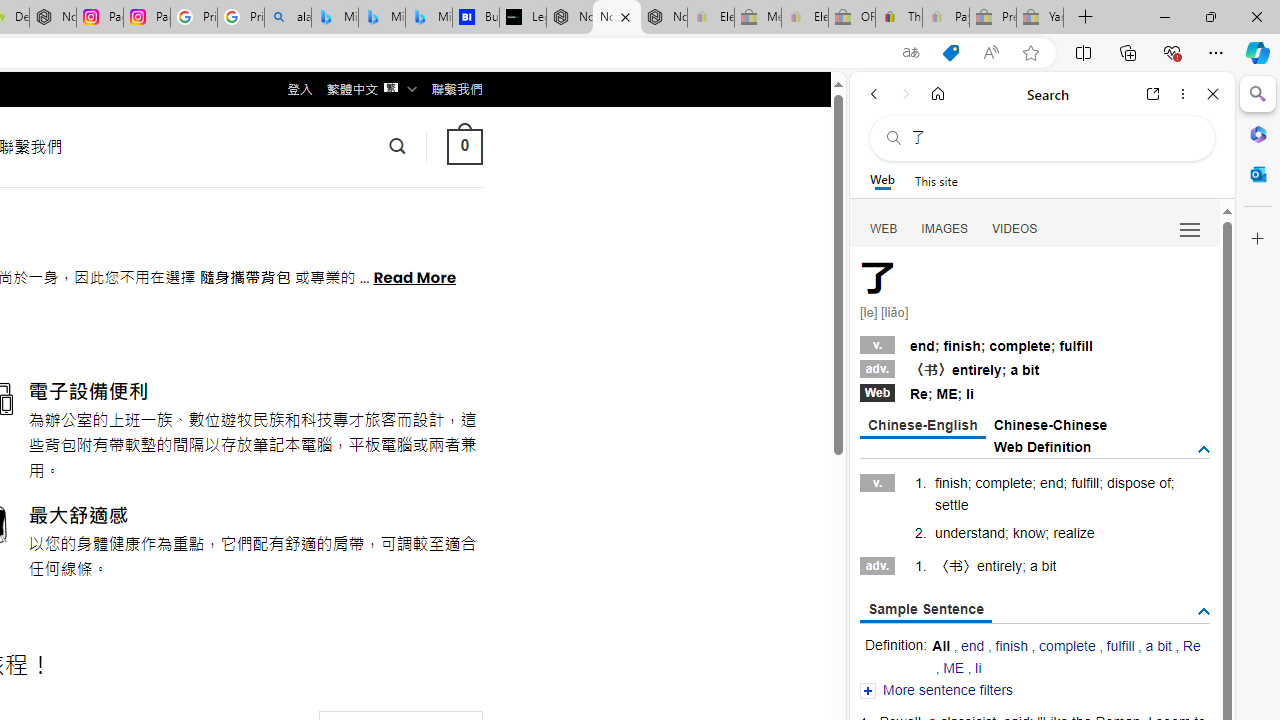 This screenshot has height=720, width=1280. Describe the element at coordinates (999, 565) in the screenshot. I see `'entirely'` at that location.